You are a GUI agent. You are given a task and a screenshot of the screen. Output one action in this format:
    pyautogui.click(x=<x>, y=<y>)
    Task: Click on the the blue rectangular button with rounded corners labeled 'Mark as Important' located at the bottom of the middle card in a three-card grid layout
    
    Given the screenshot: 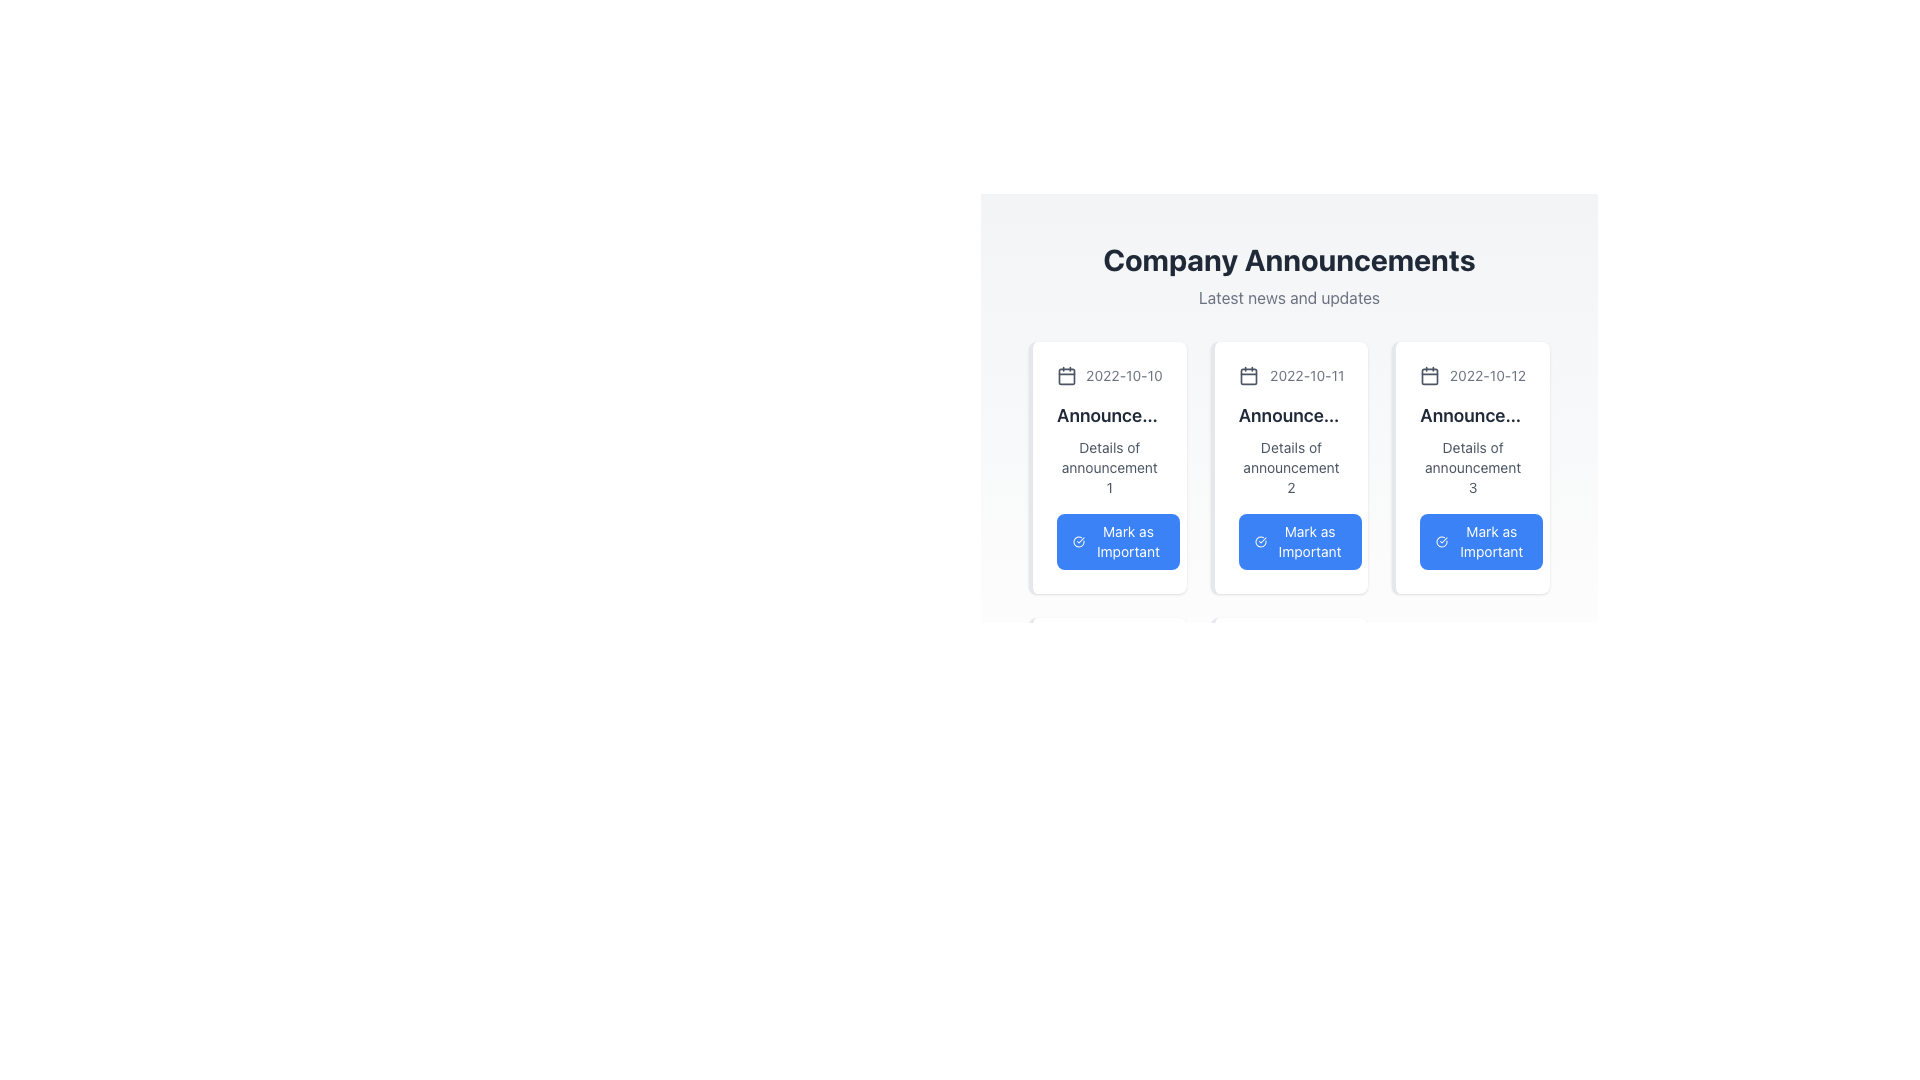 What is the action you would take?
    pyautogui.click(x=1300, y=542)
    